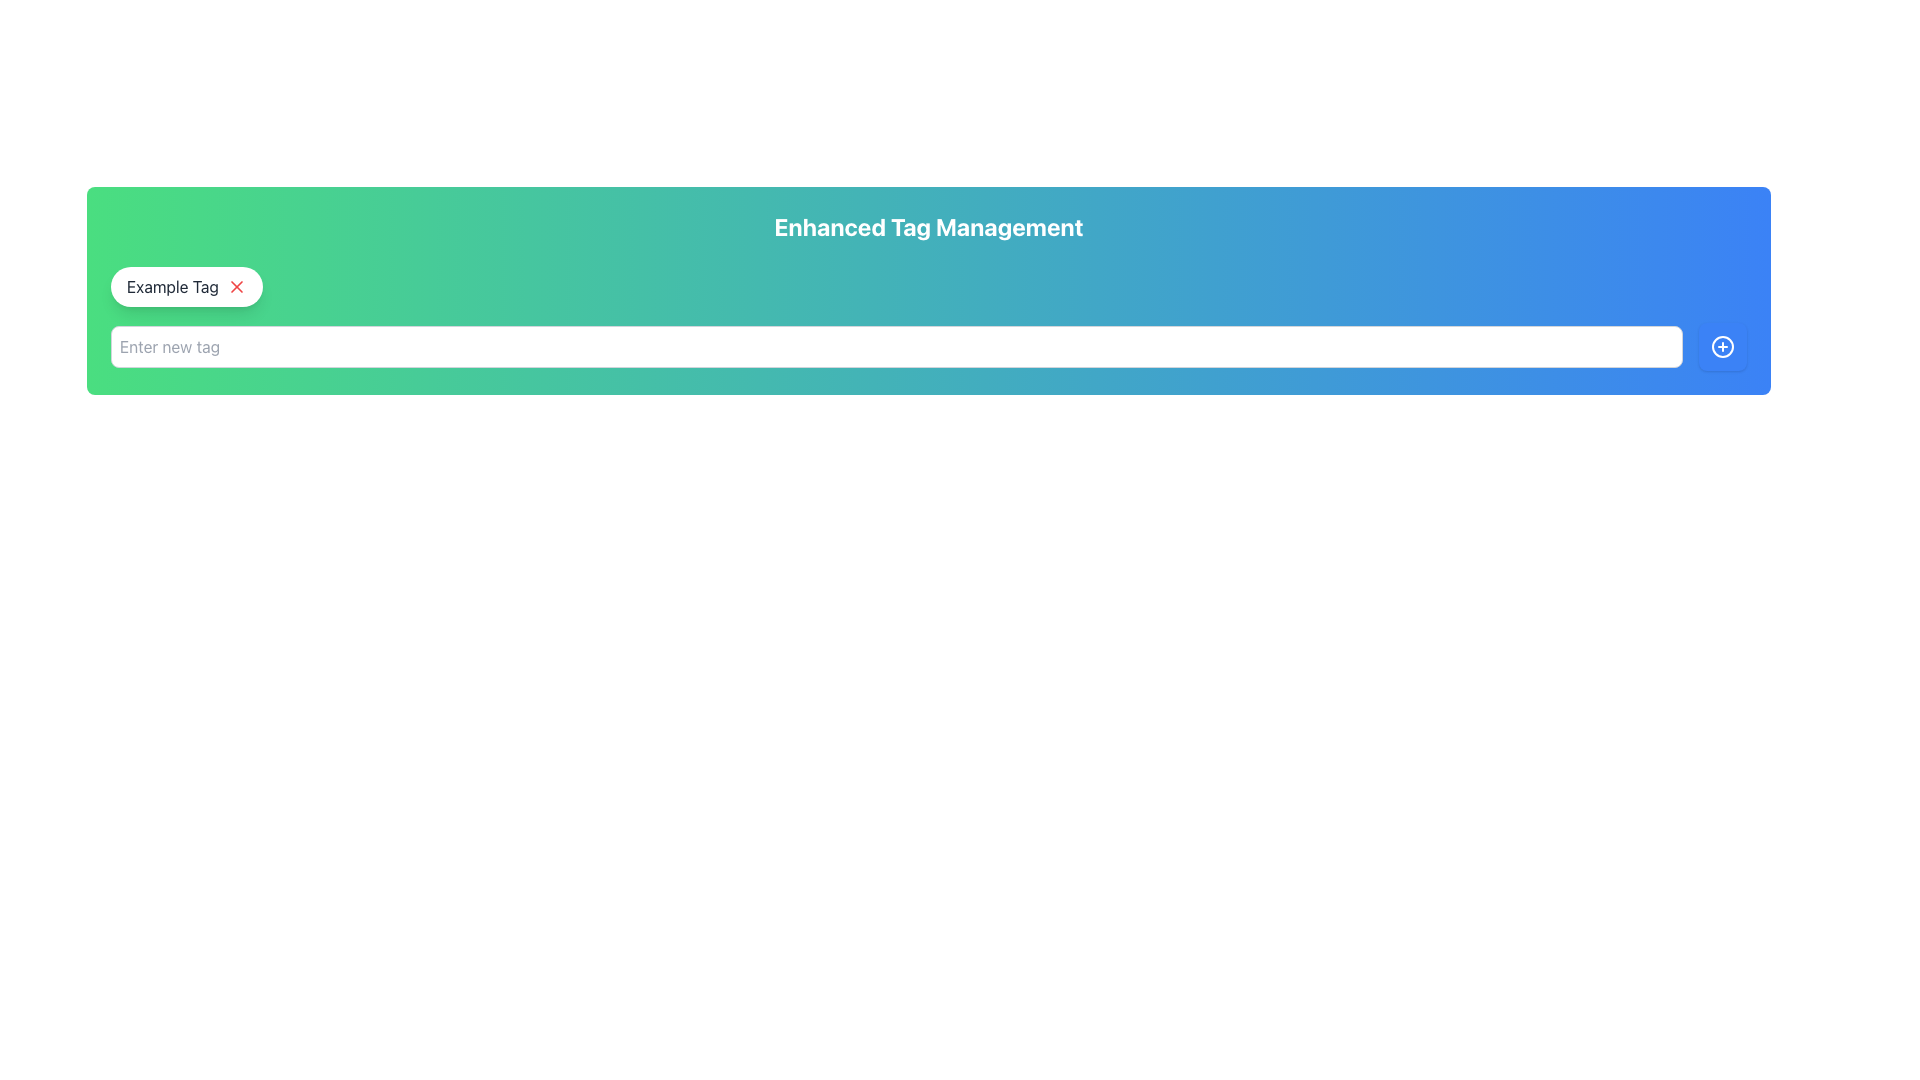  I want to click on the close/delete icon located in the small red area to the right of the 'Example Tag' text, so click(236, 286).